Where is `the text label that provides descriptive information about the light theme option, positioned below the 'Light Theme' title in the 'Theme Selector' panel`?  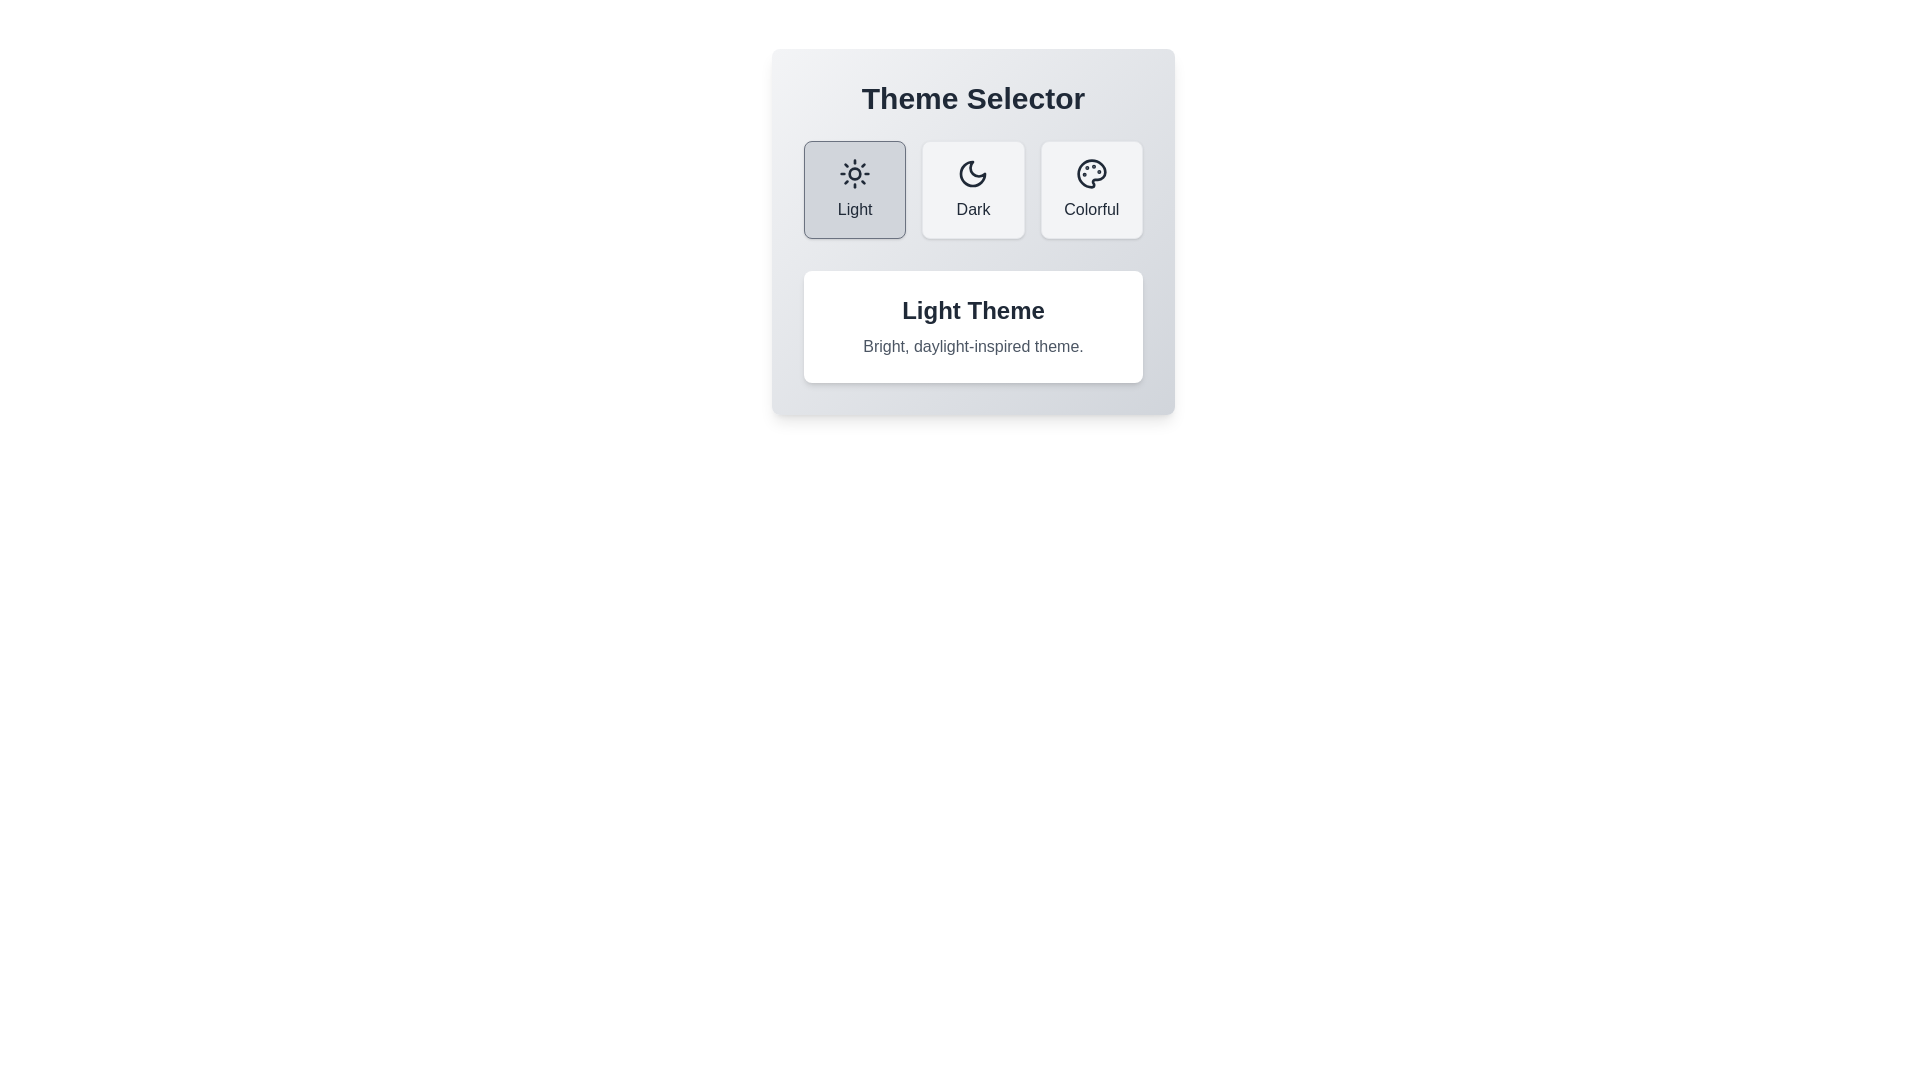 the text label that provides descriptive information about the light theme option, positioned below the 'Light Theme' title in the 'Theme Selector' panel is located at coordinates (973, 346).